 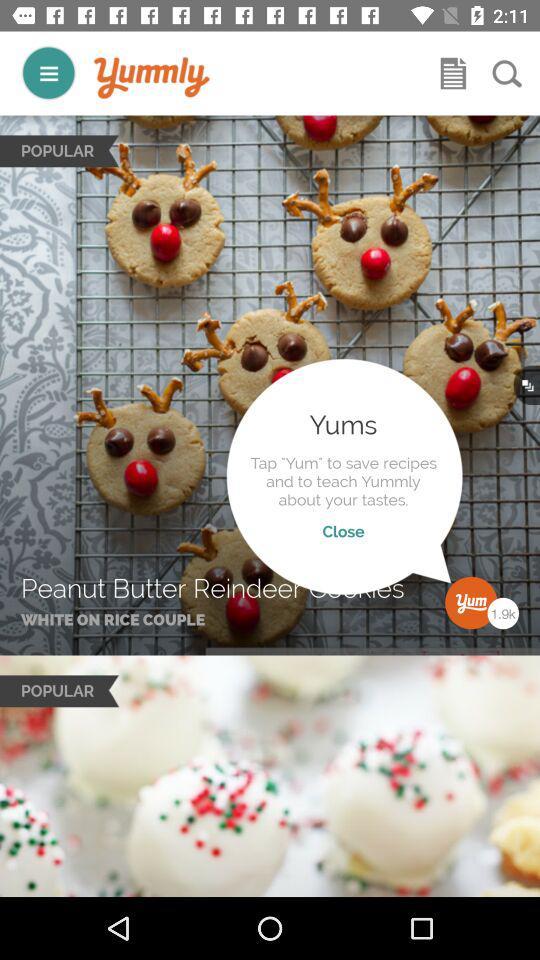 I want to click on open menu, so click(x=48, y=73).